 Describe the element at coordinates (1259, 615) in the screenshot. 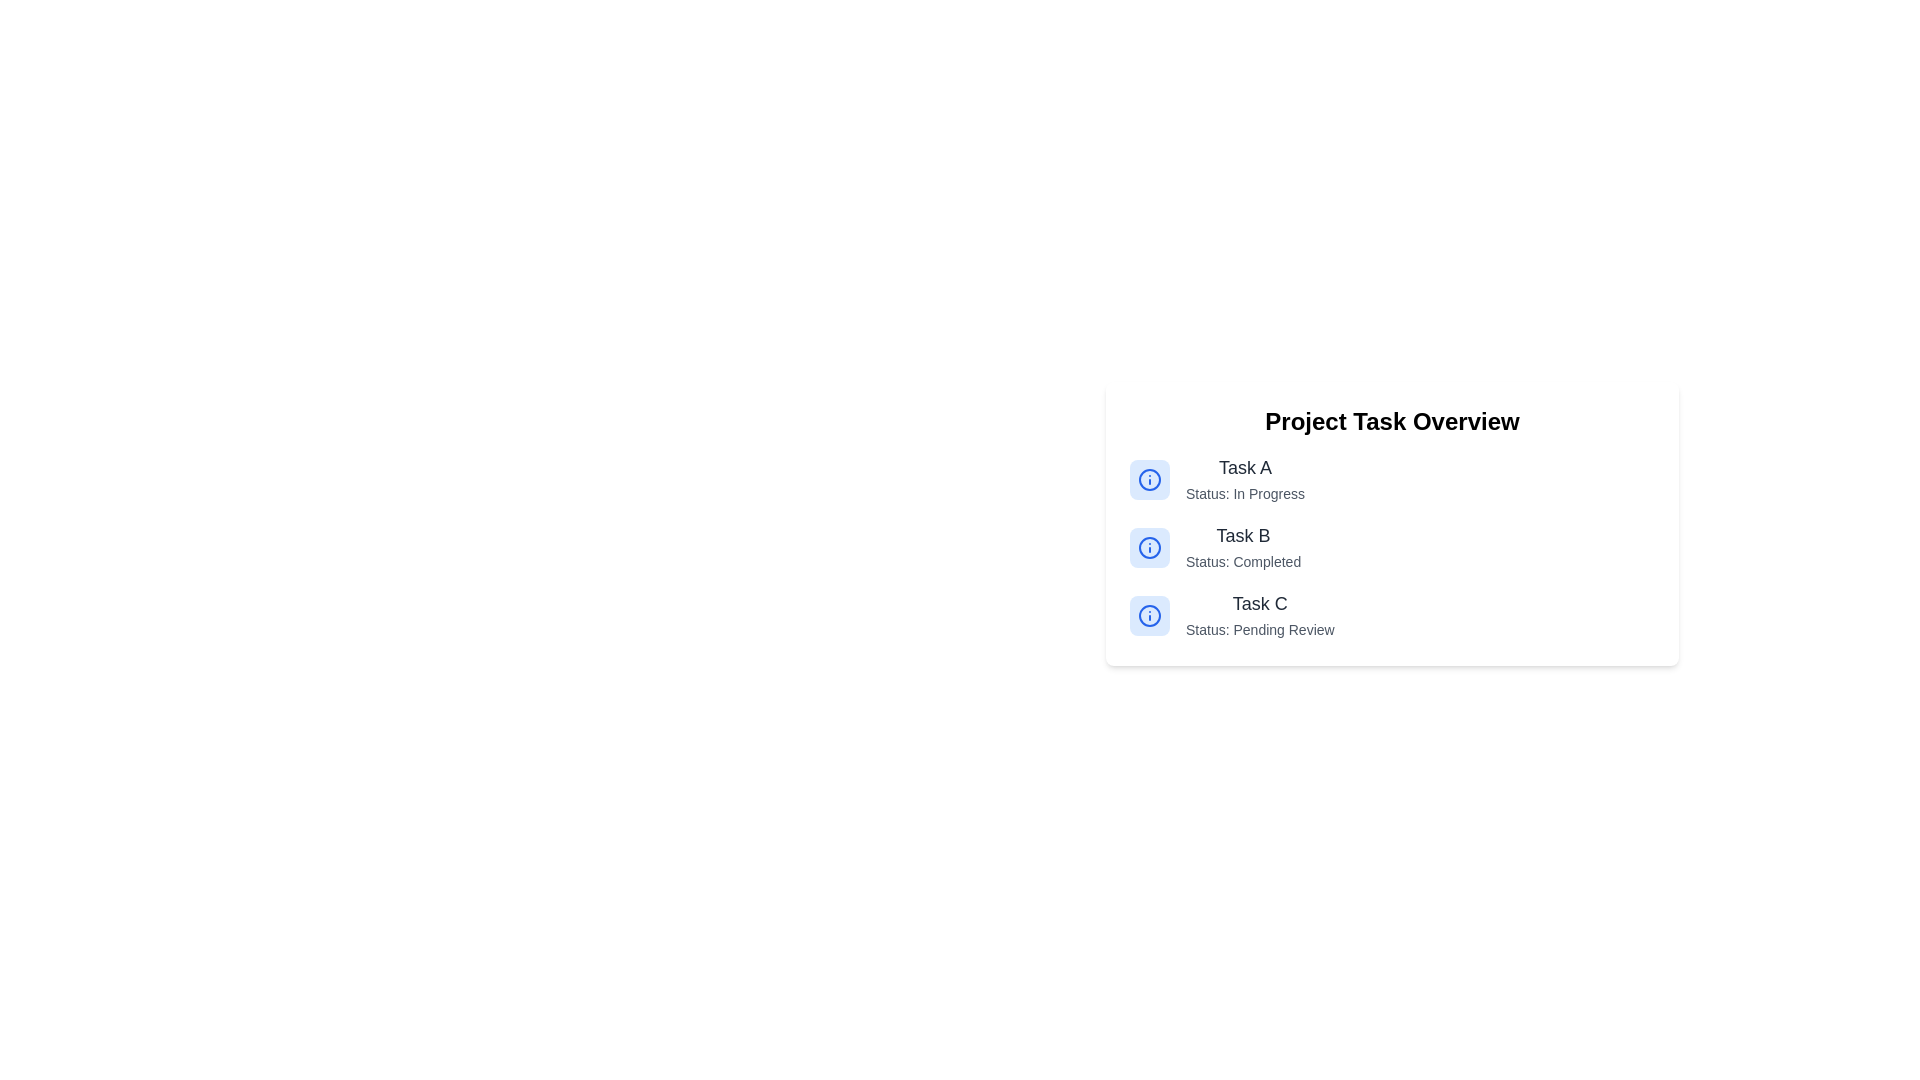

I see `the text label that conveys the task name and its current status, positioned below 'Task A' and 'Task B' in the vertical task list` at that location.